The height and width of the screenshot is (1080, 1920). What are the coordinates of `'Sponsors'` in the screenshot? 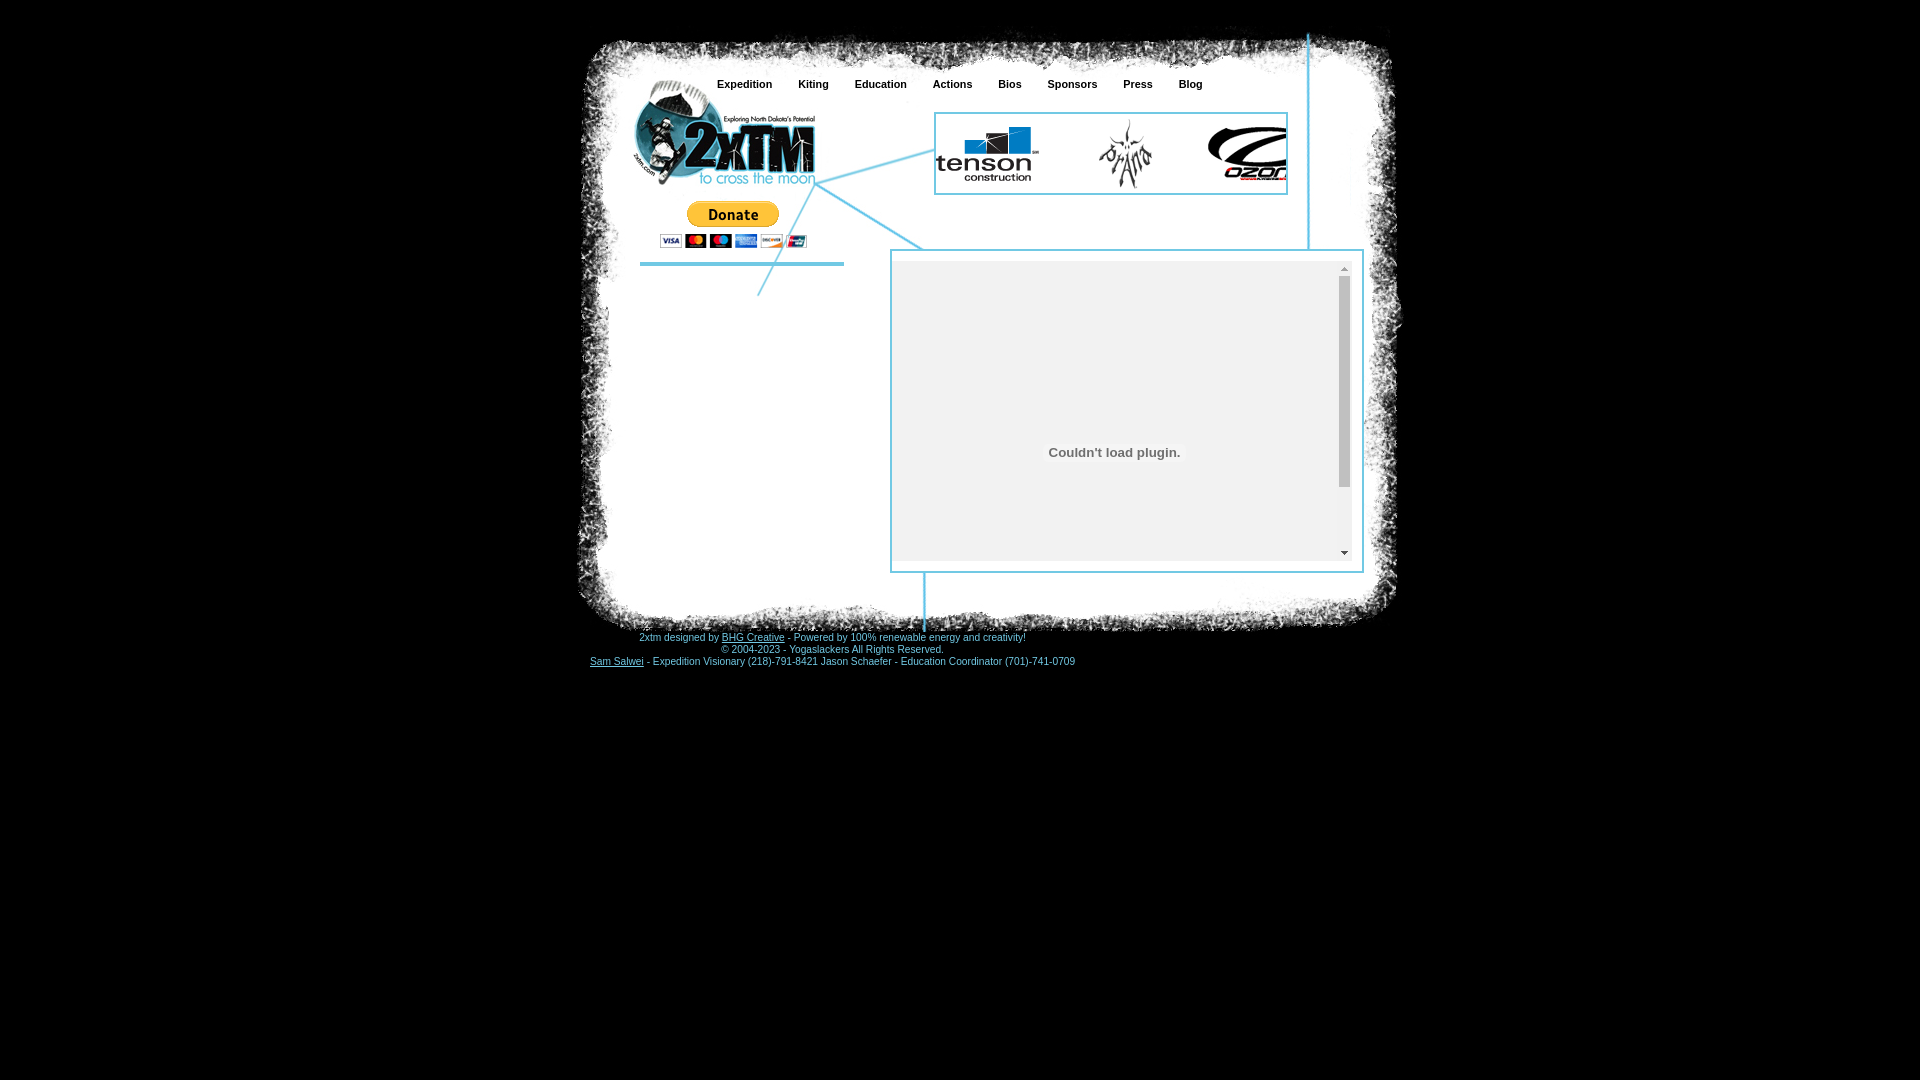 It's located at (1032, 83).